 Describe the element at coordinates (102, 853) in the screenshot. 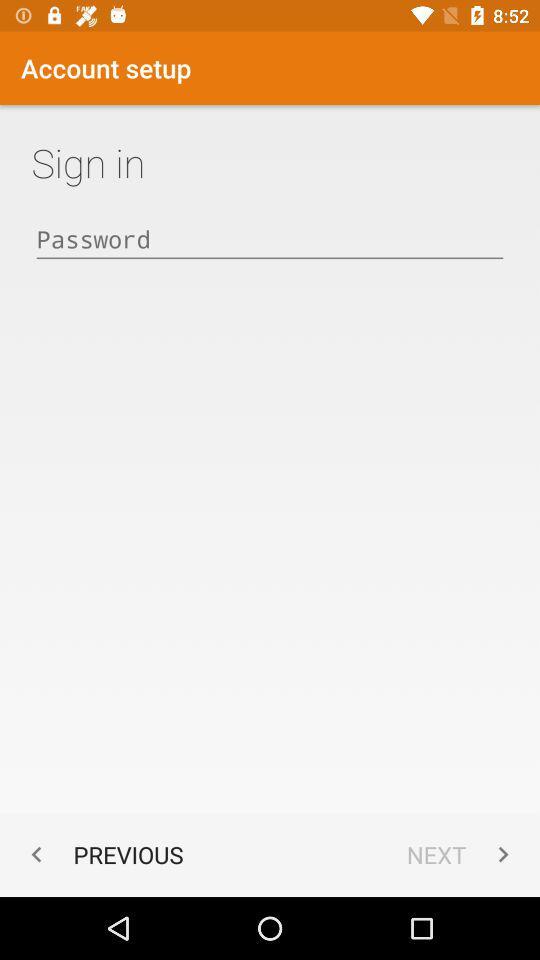

I see `item next to next` at that location.